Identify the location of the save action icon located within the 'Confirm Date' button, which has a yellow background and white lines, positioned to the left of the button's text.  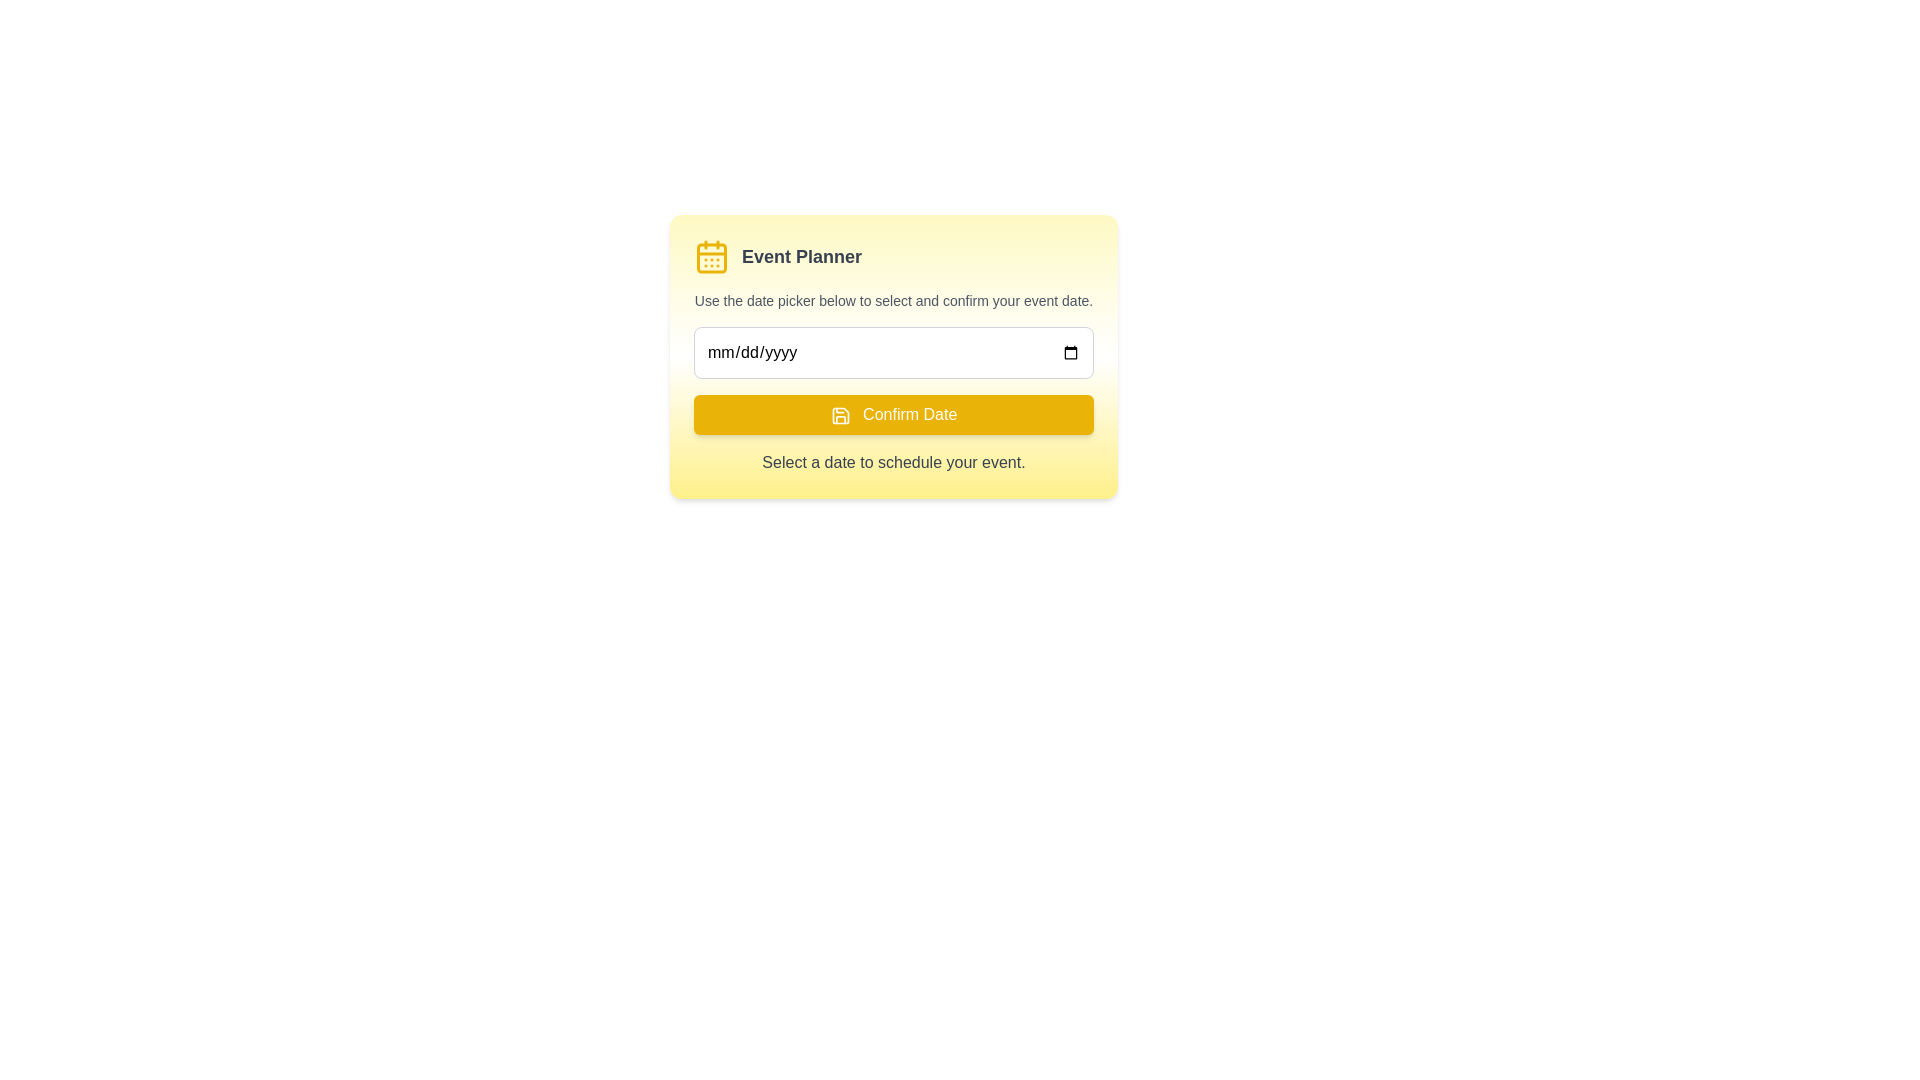
(840, 414).